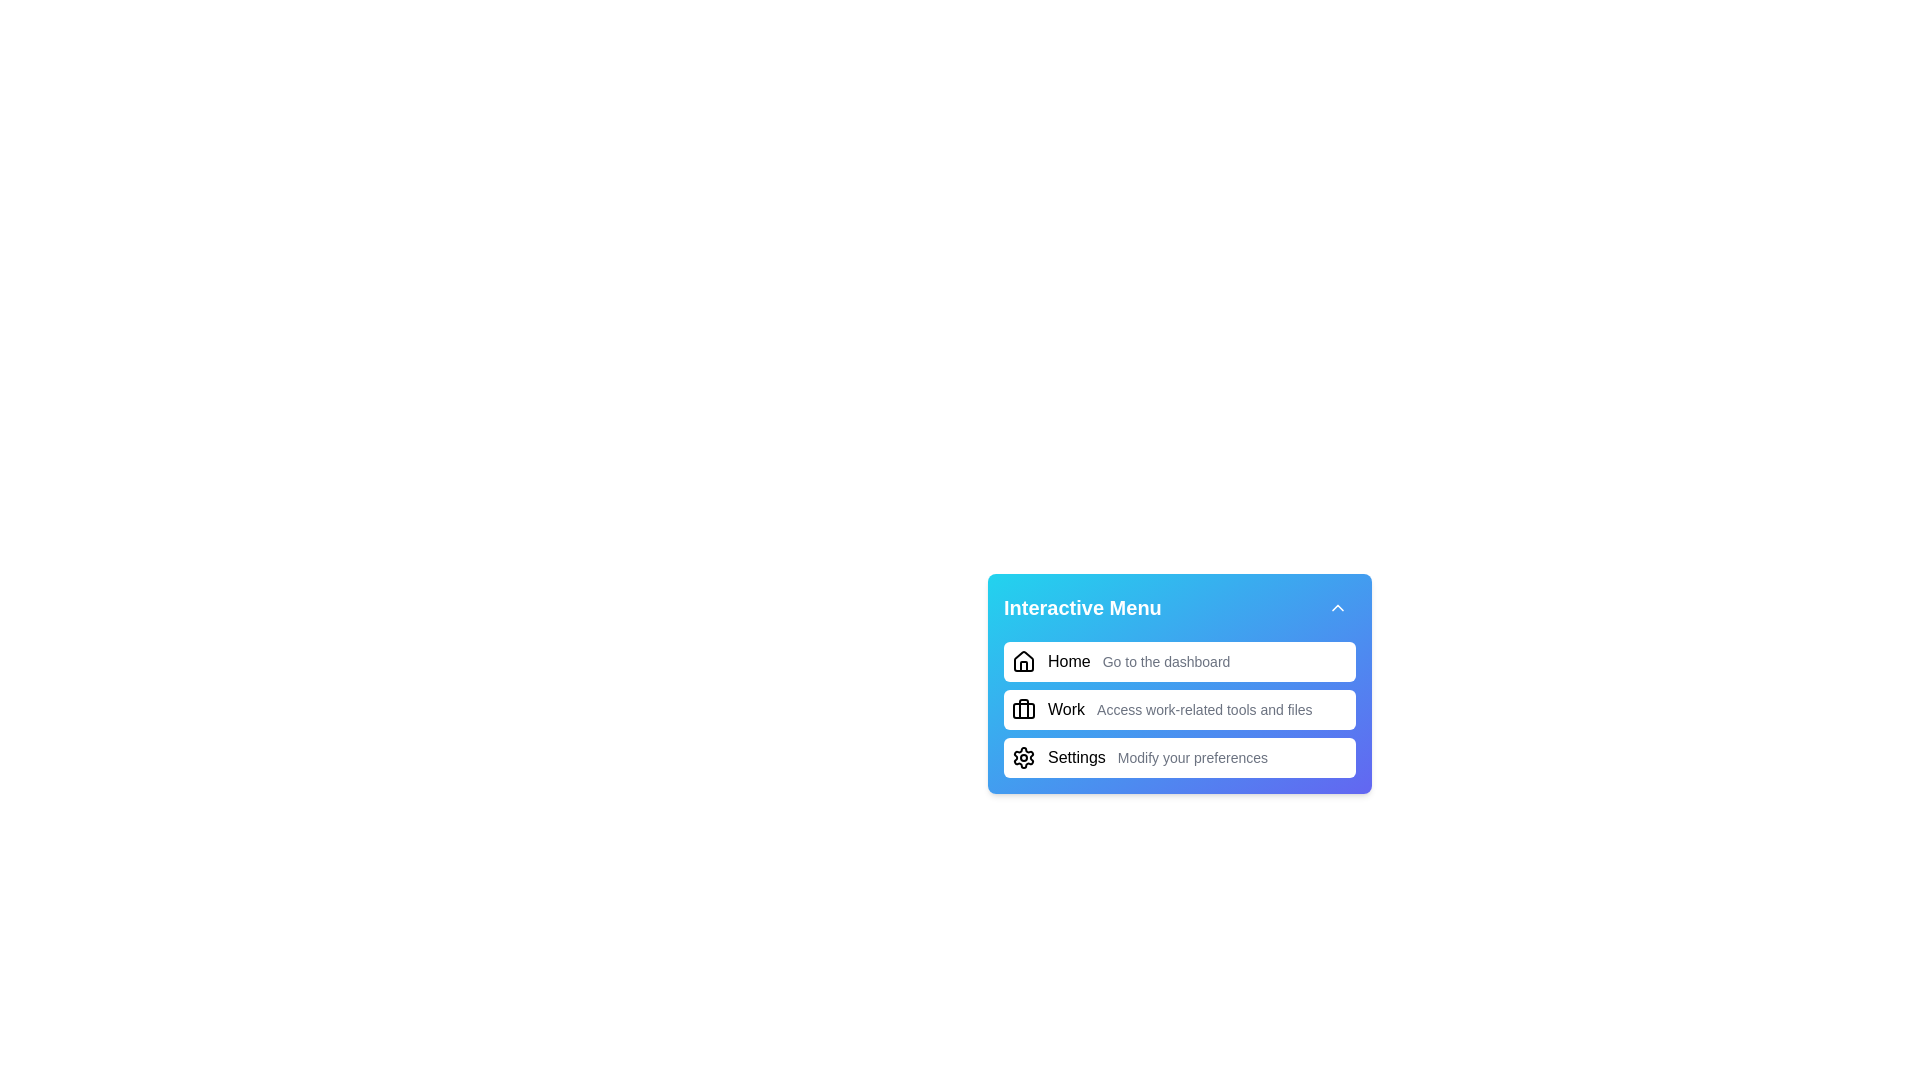 This screenshot has height=1080, width=1920. Describe the element at coordinates (1023, 662) in the screenshot. I see `the home icon in the topmost menu item of the dashboard, which is visually associated with home navigation and located on the far left next to the 'Home' and 'Go to the dashboard' text elements` at that location.